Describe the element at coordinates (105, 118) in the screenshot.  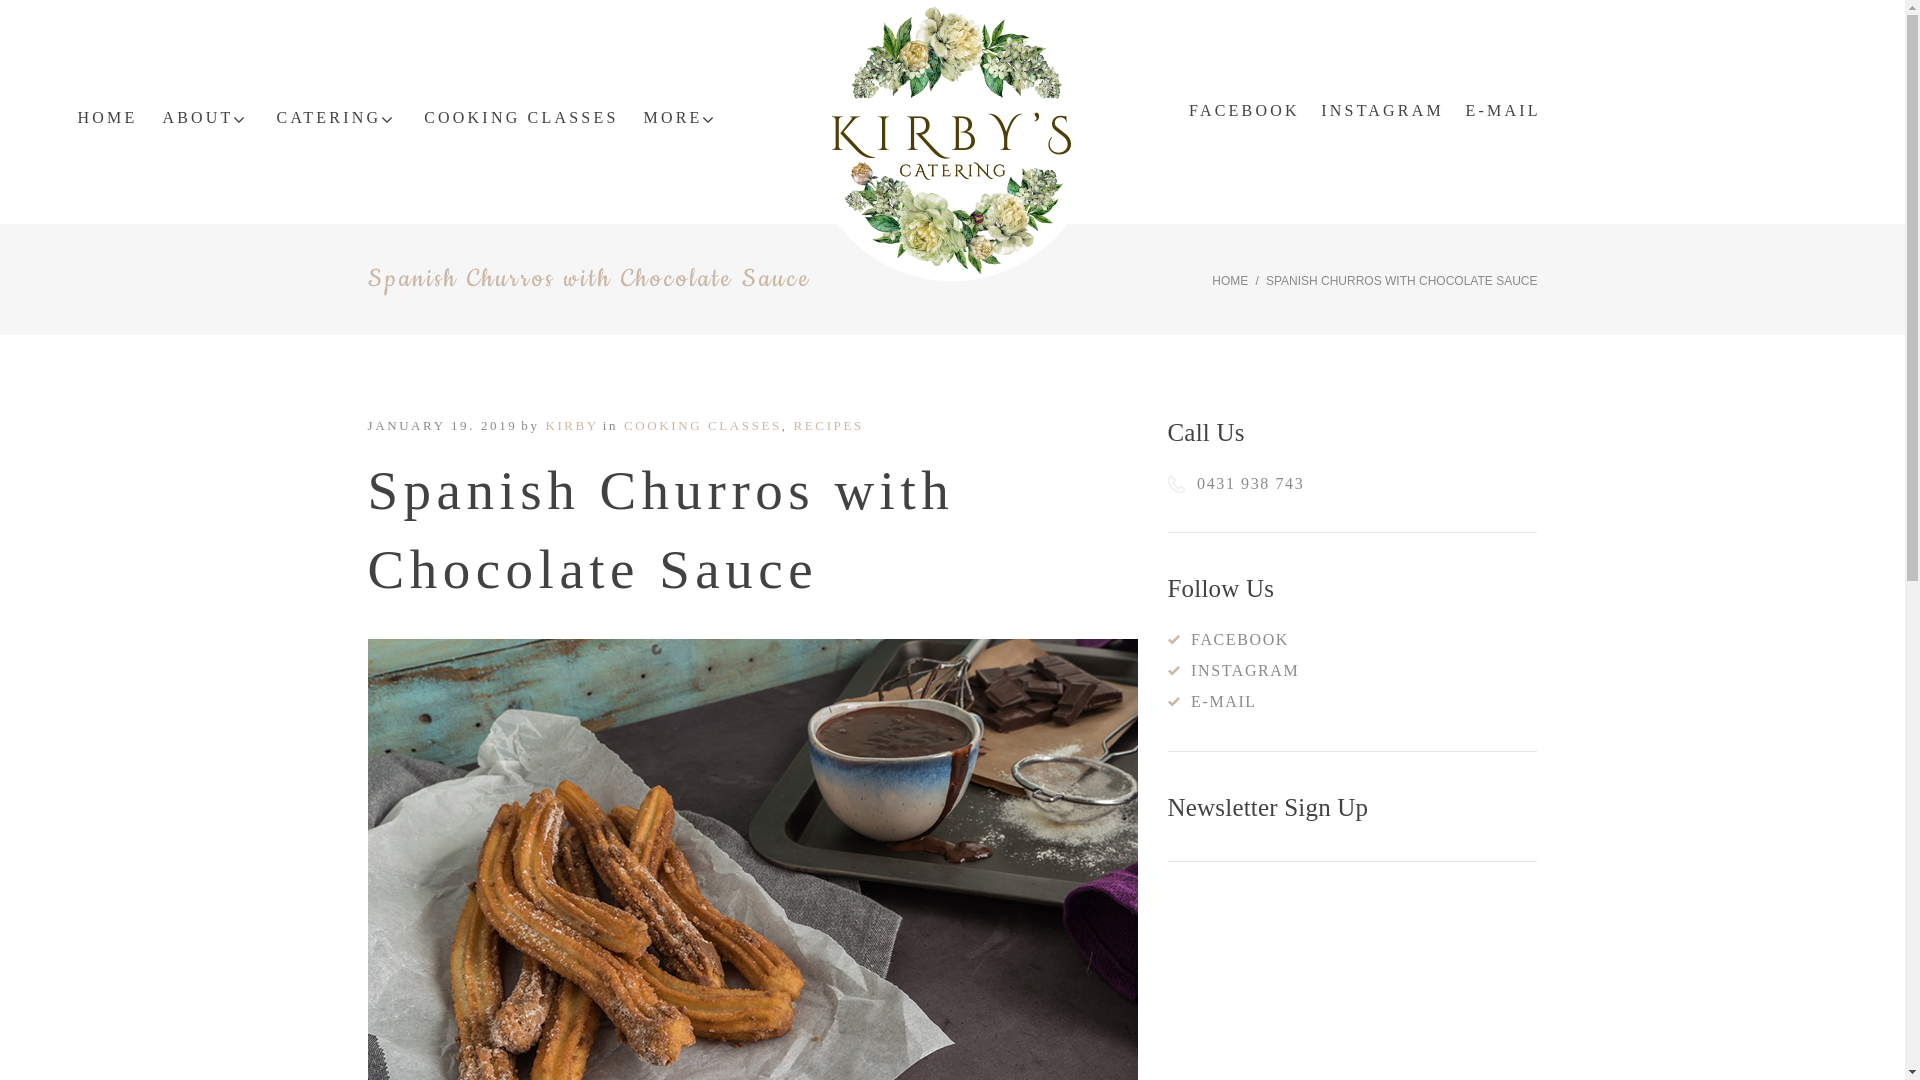
I see `'HOME'` at that location.